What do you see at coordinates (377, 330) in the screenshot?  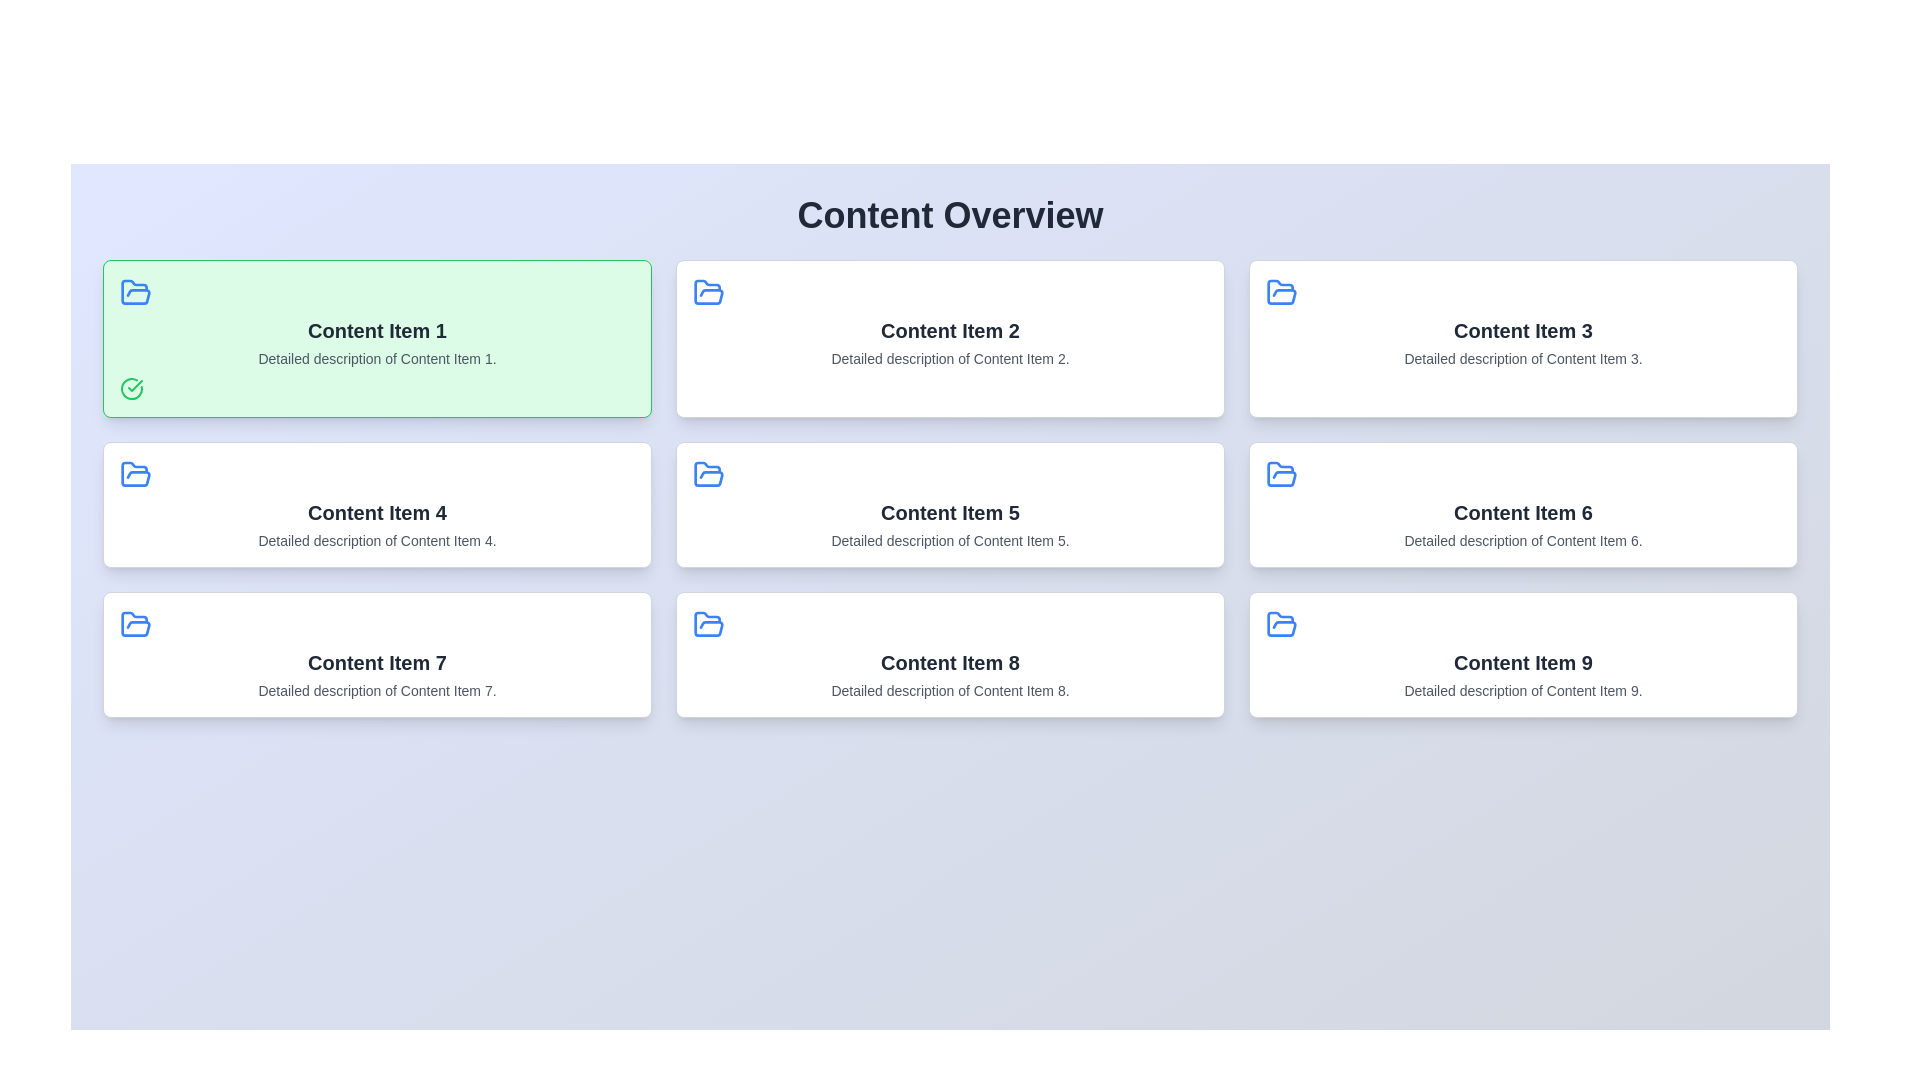 I see `the Text label that displays the title or heading of the associated content item, located in the top-left corner of the first item card in the grid layout` at bounding box center [377, 330].